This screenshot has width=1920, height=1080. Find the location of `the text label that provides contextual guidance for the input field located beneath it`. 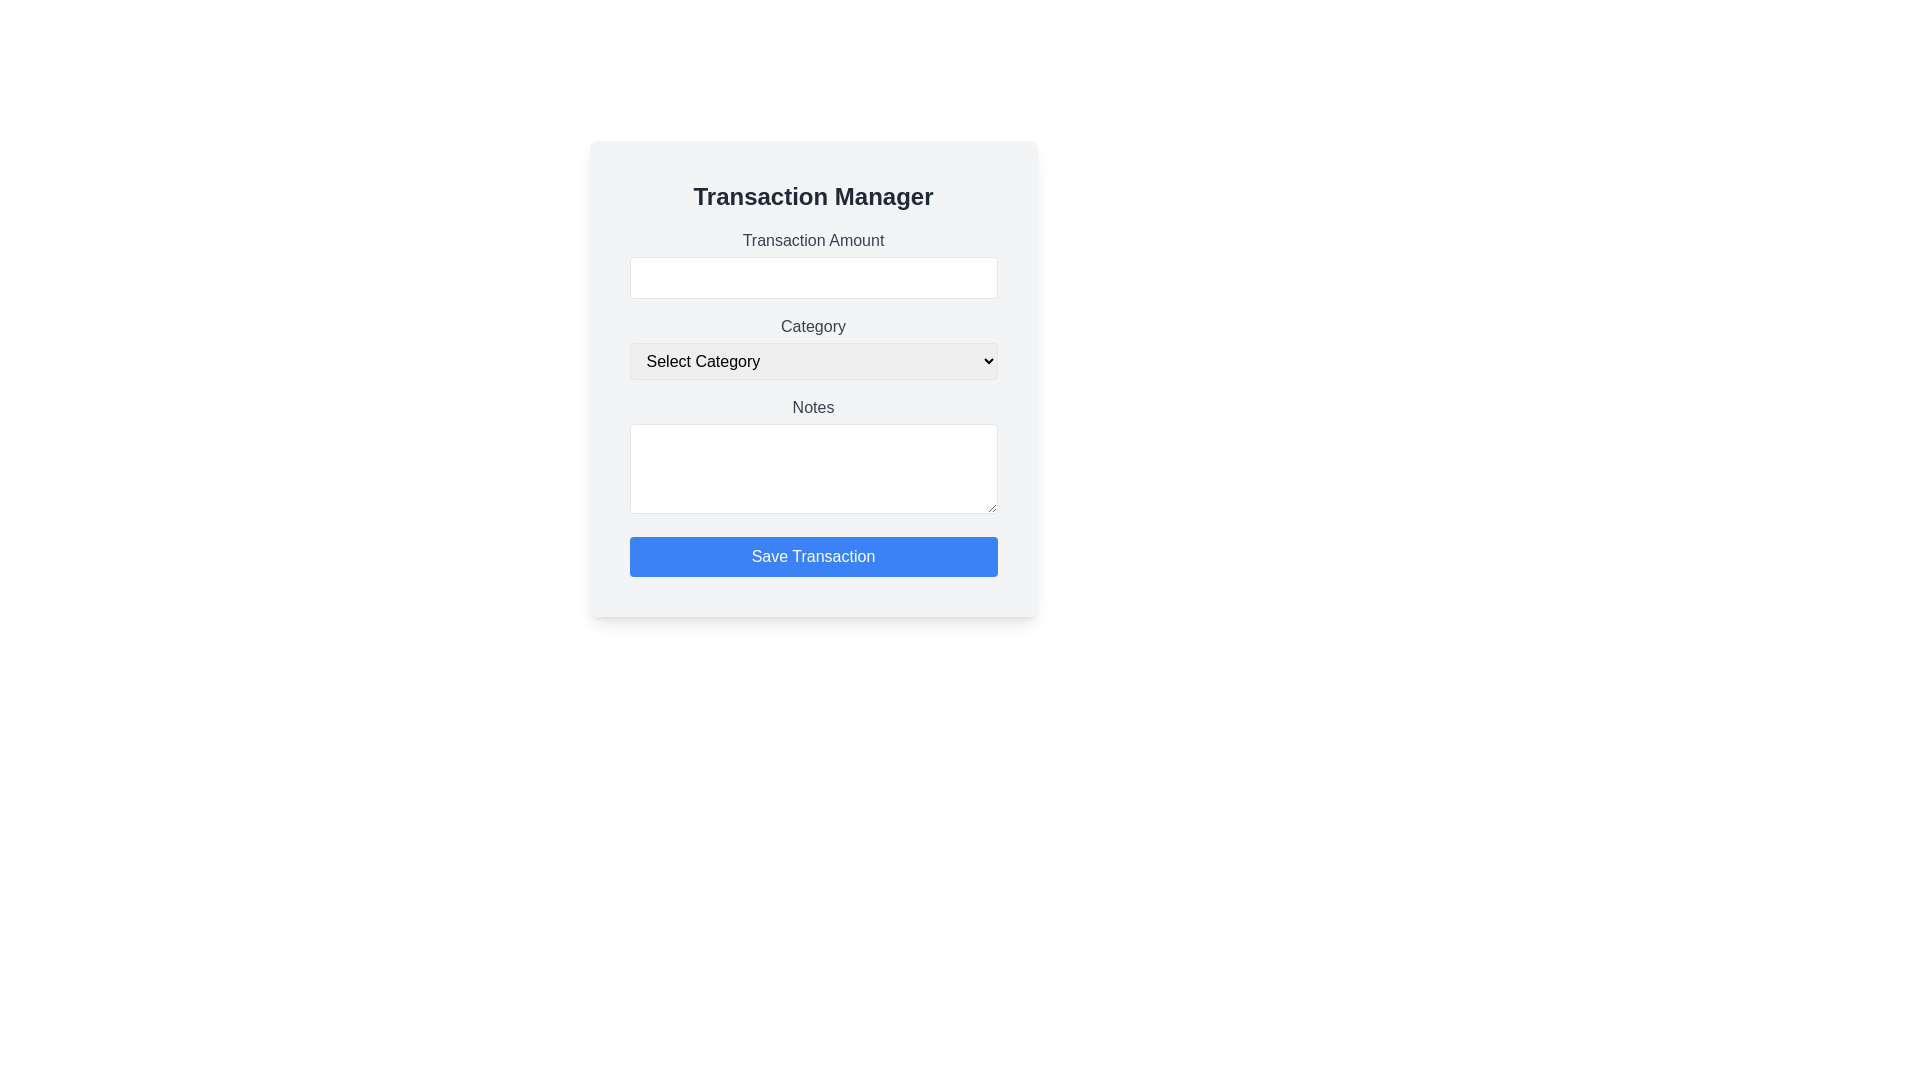

the text label that provides contextual guidance for the input field located beneath it is located at coordinates (813, 239).